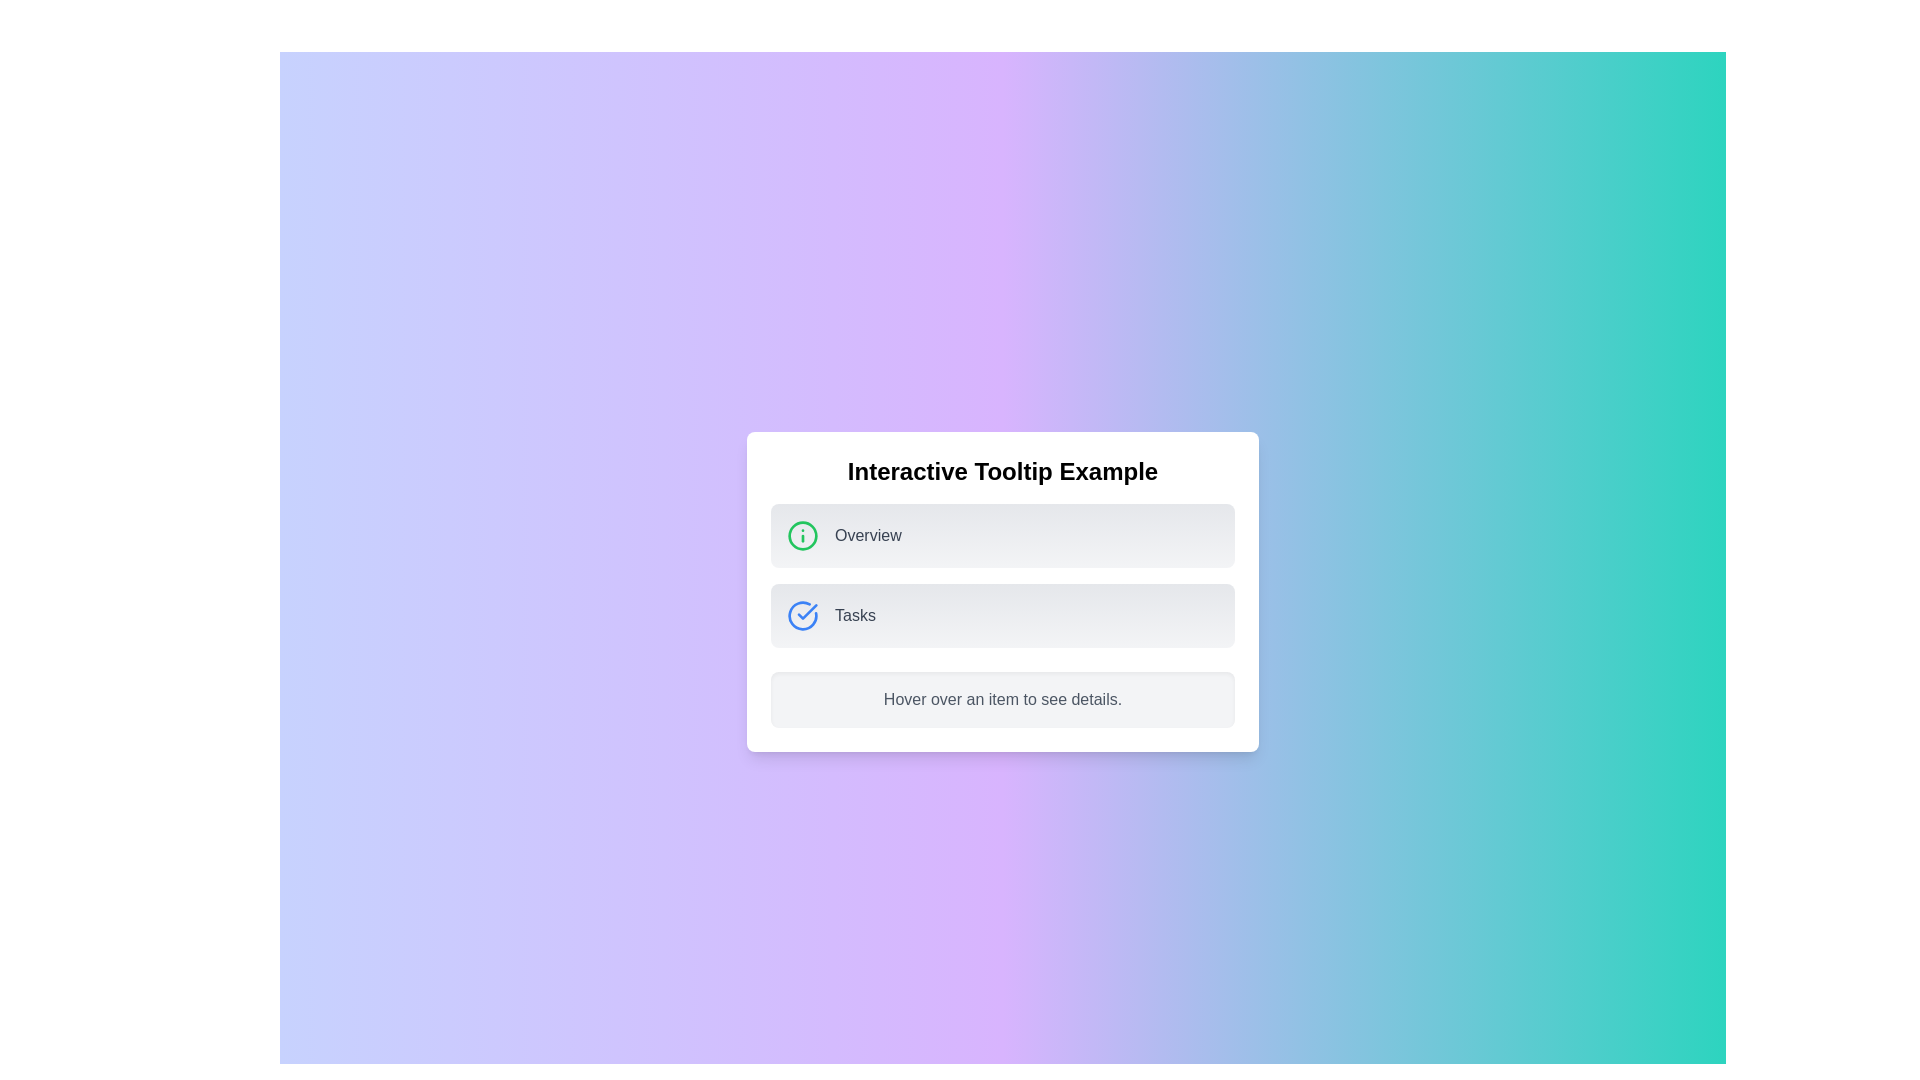  I want to click on the 'Overview' text label, which is styled in gray and positioned to the right of a green circular icon with an information symbol, so click(868, 535).